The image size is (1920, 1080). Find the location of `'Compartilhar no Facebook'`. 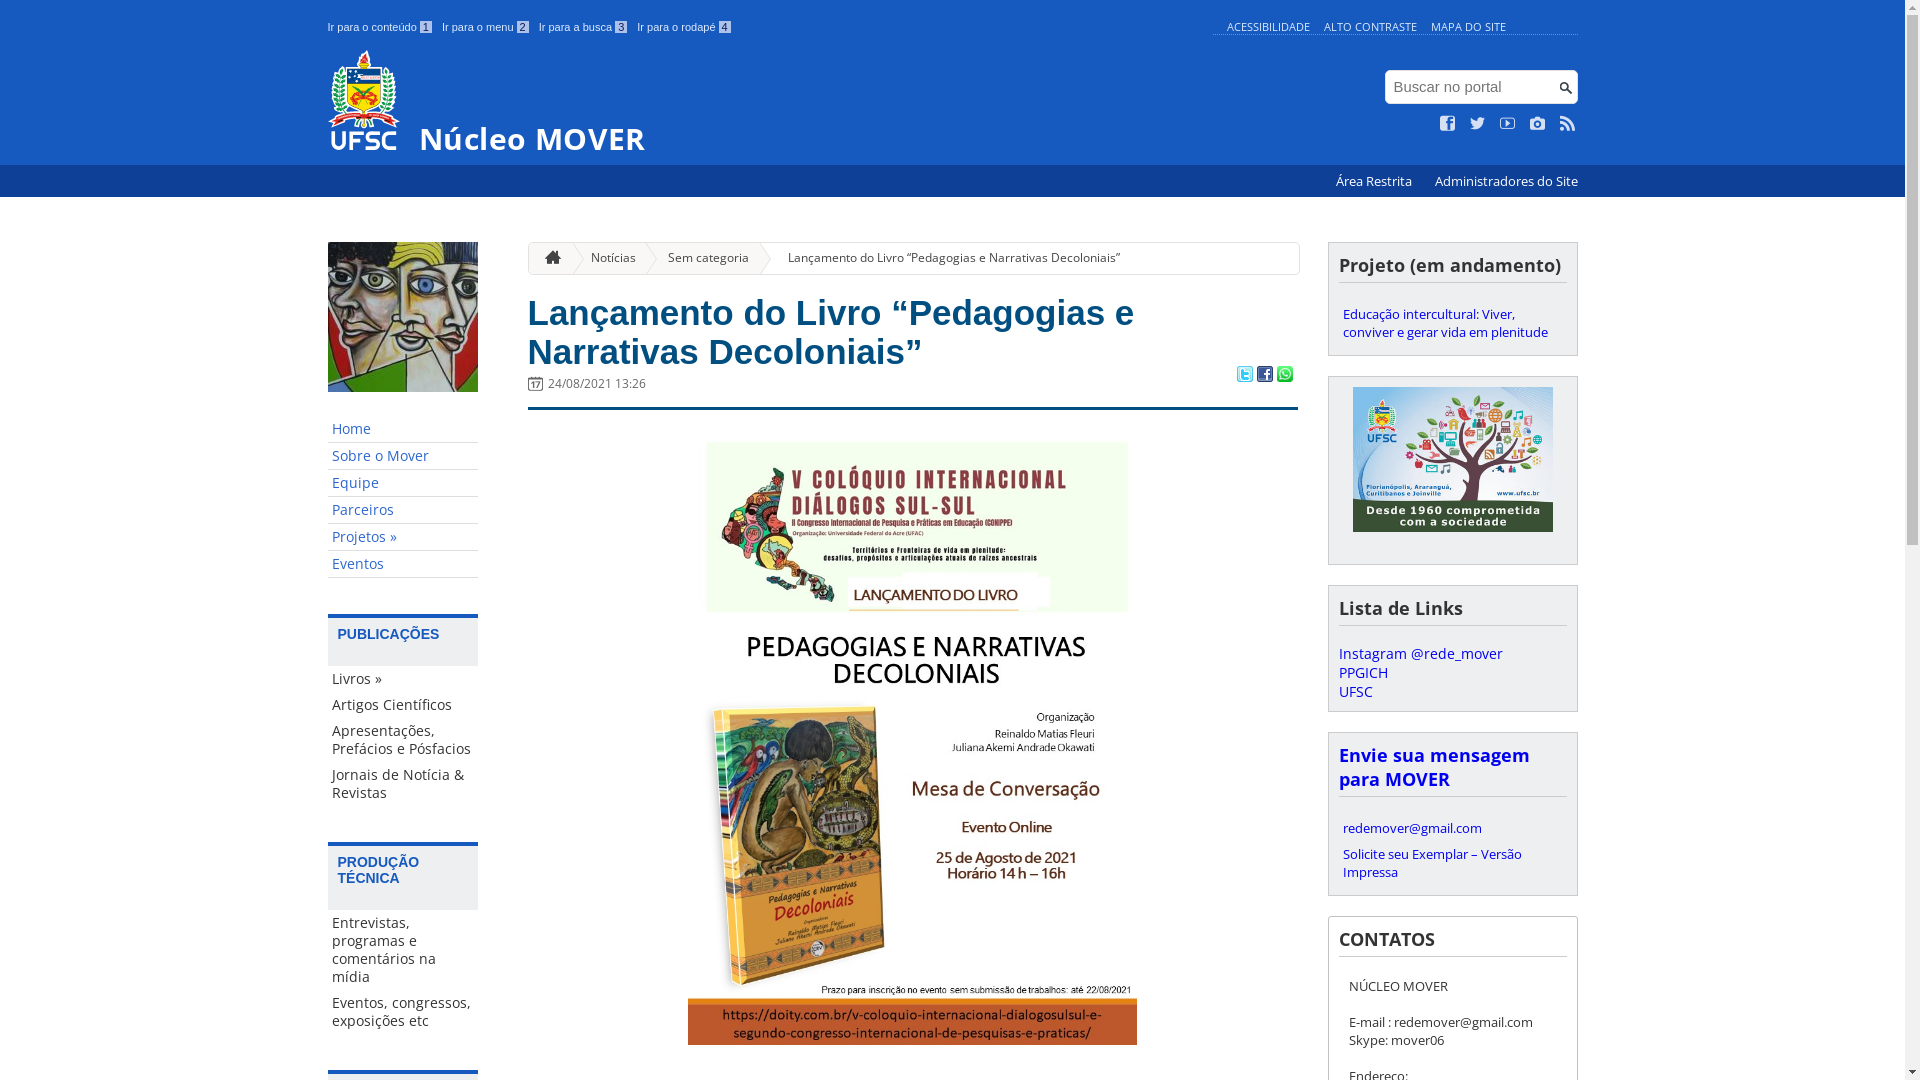

'Compartilhar no Facebook' is located at coordinates (1262, 375).